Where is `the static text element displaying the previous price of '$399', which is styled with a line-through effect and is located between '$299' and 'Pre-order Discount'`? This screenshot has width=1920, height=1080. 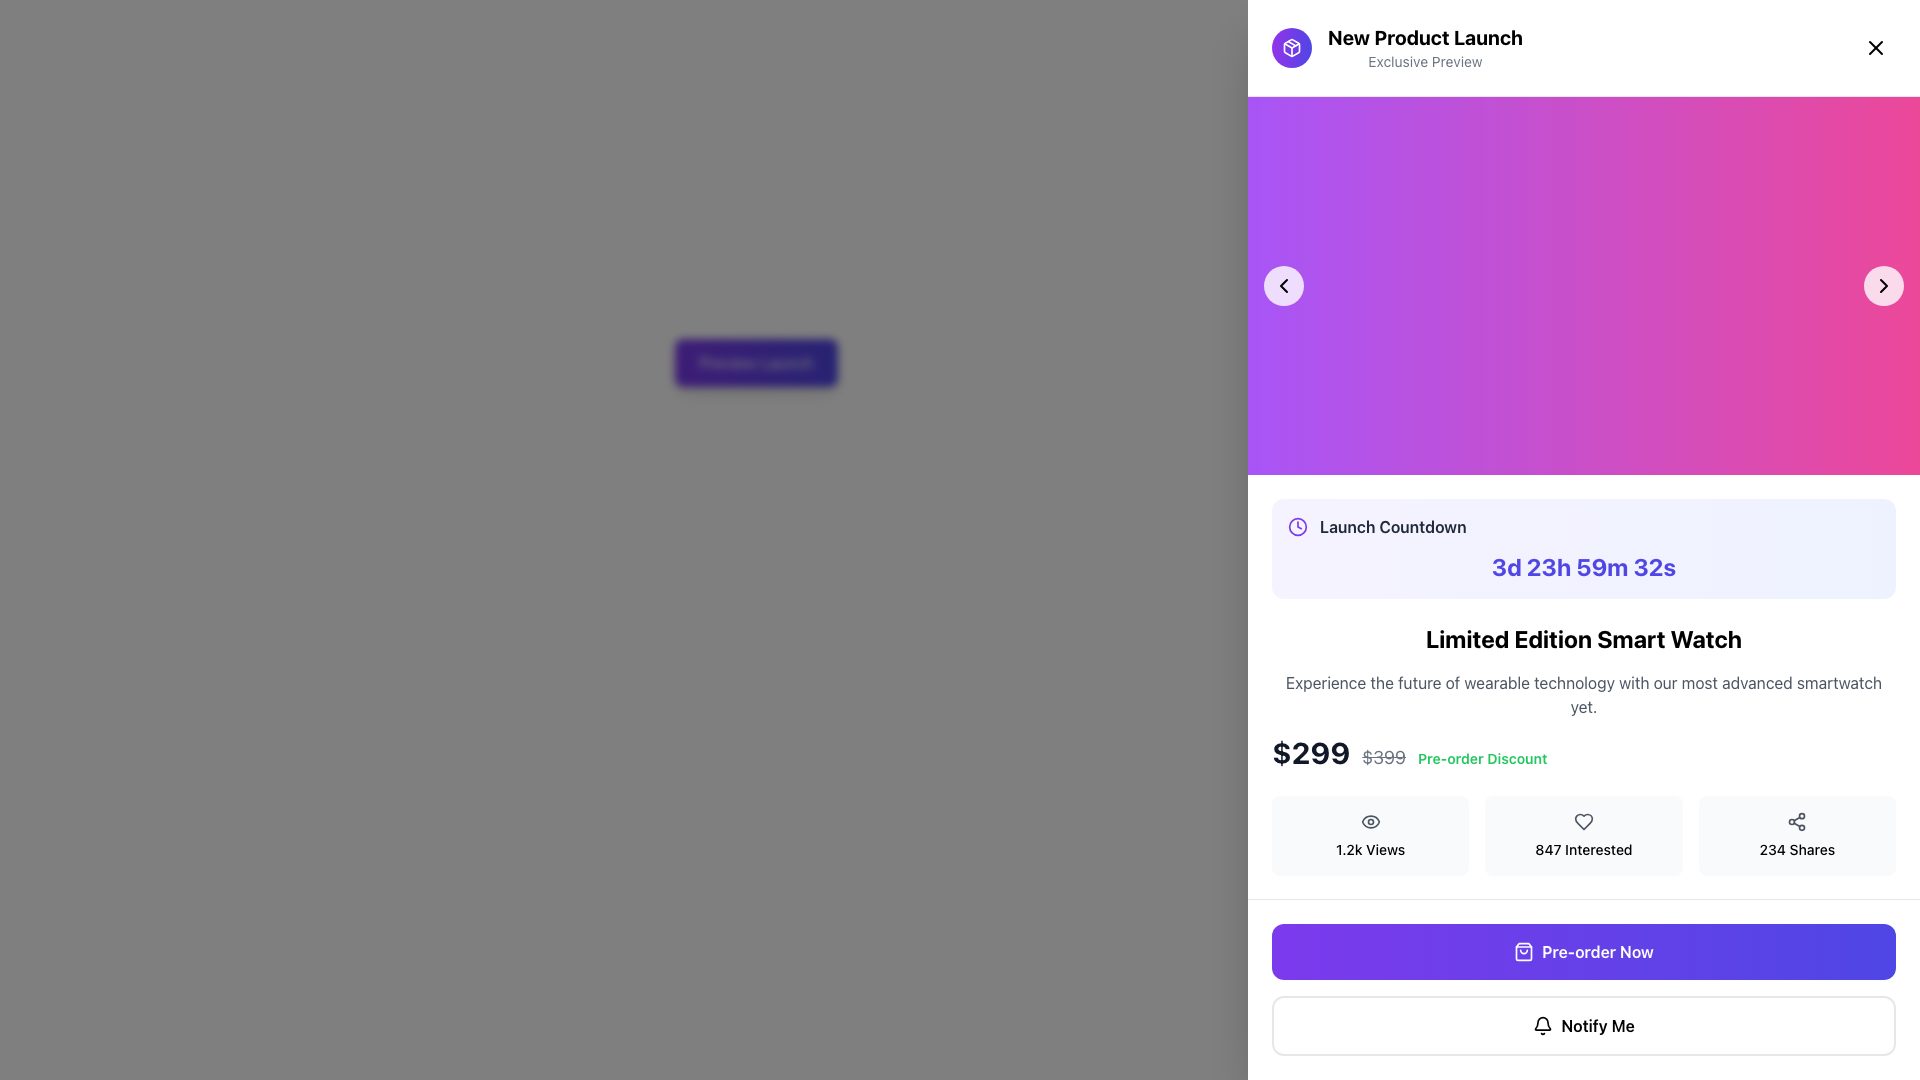
the static text element displaying the previous price of '$399', which is styled with a line-through effect and is located between '$299' and 'Pre-order Discount' is located at coordinates (1383, 758).